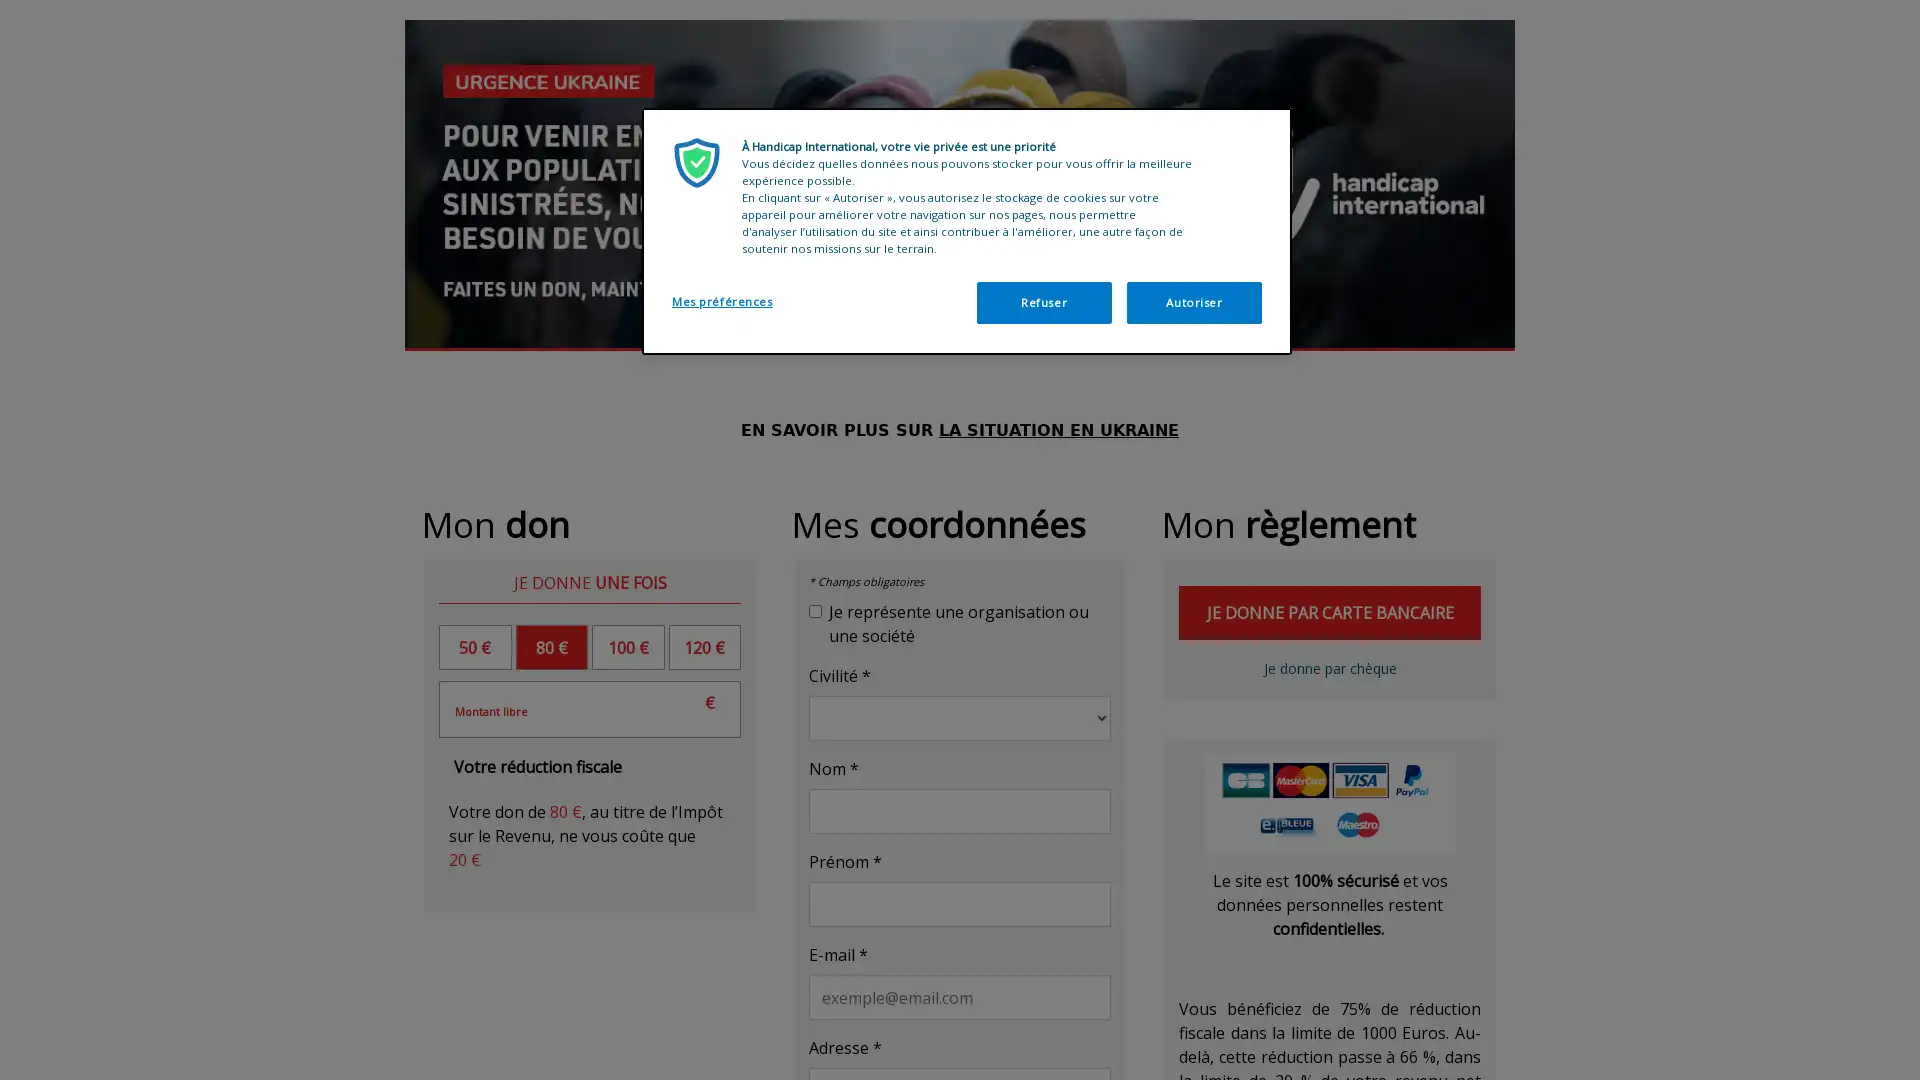 This screenshot has width=1920, height=1080. What do you see at coordinates (738, 301) in the screenshot?
I see `Mes preferences` at bounding box center [738, 301].